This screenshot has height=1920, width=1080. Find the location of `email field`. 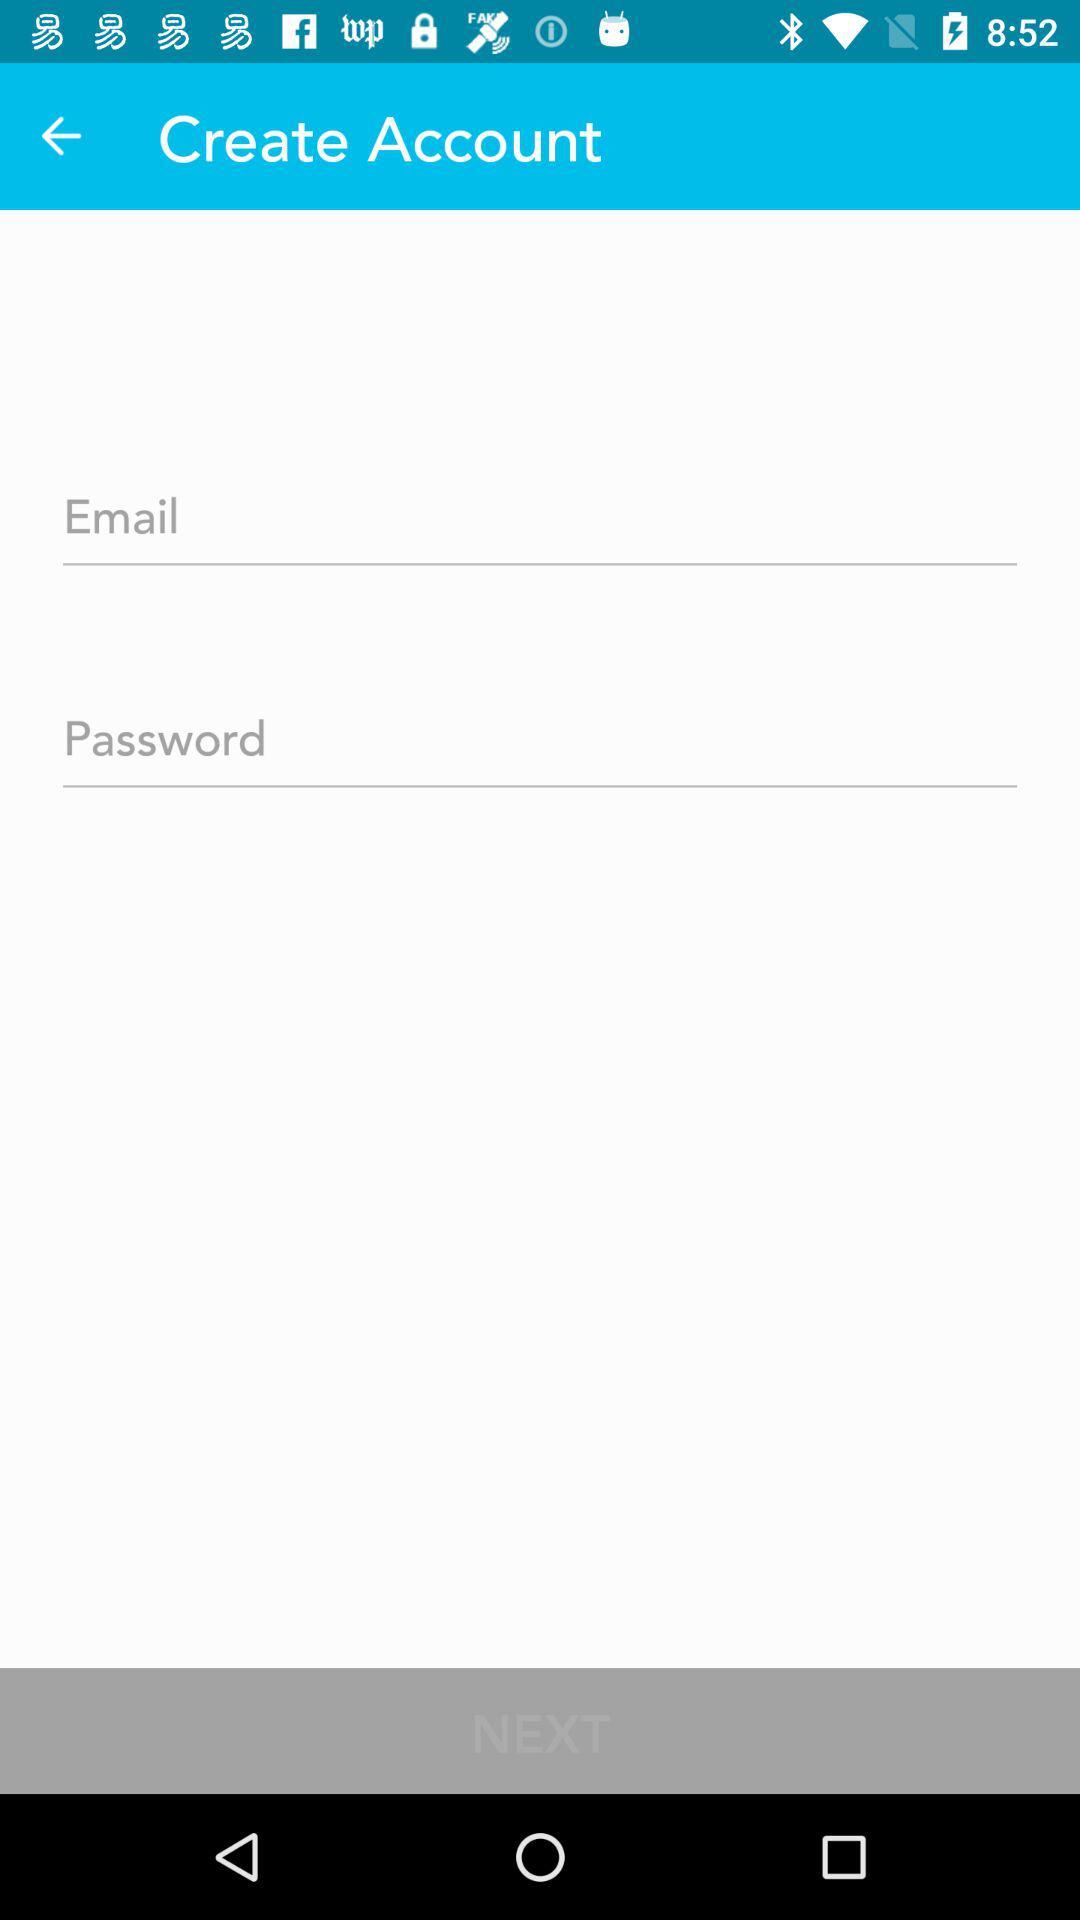

email field is located at coordinates (540, 509).